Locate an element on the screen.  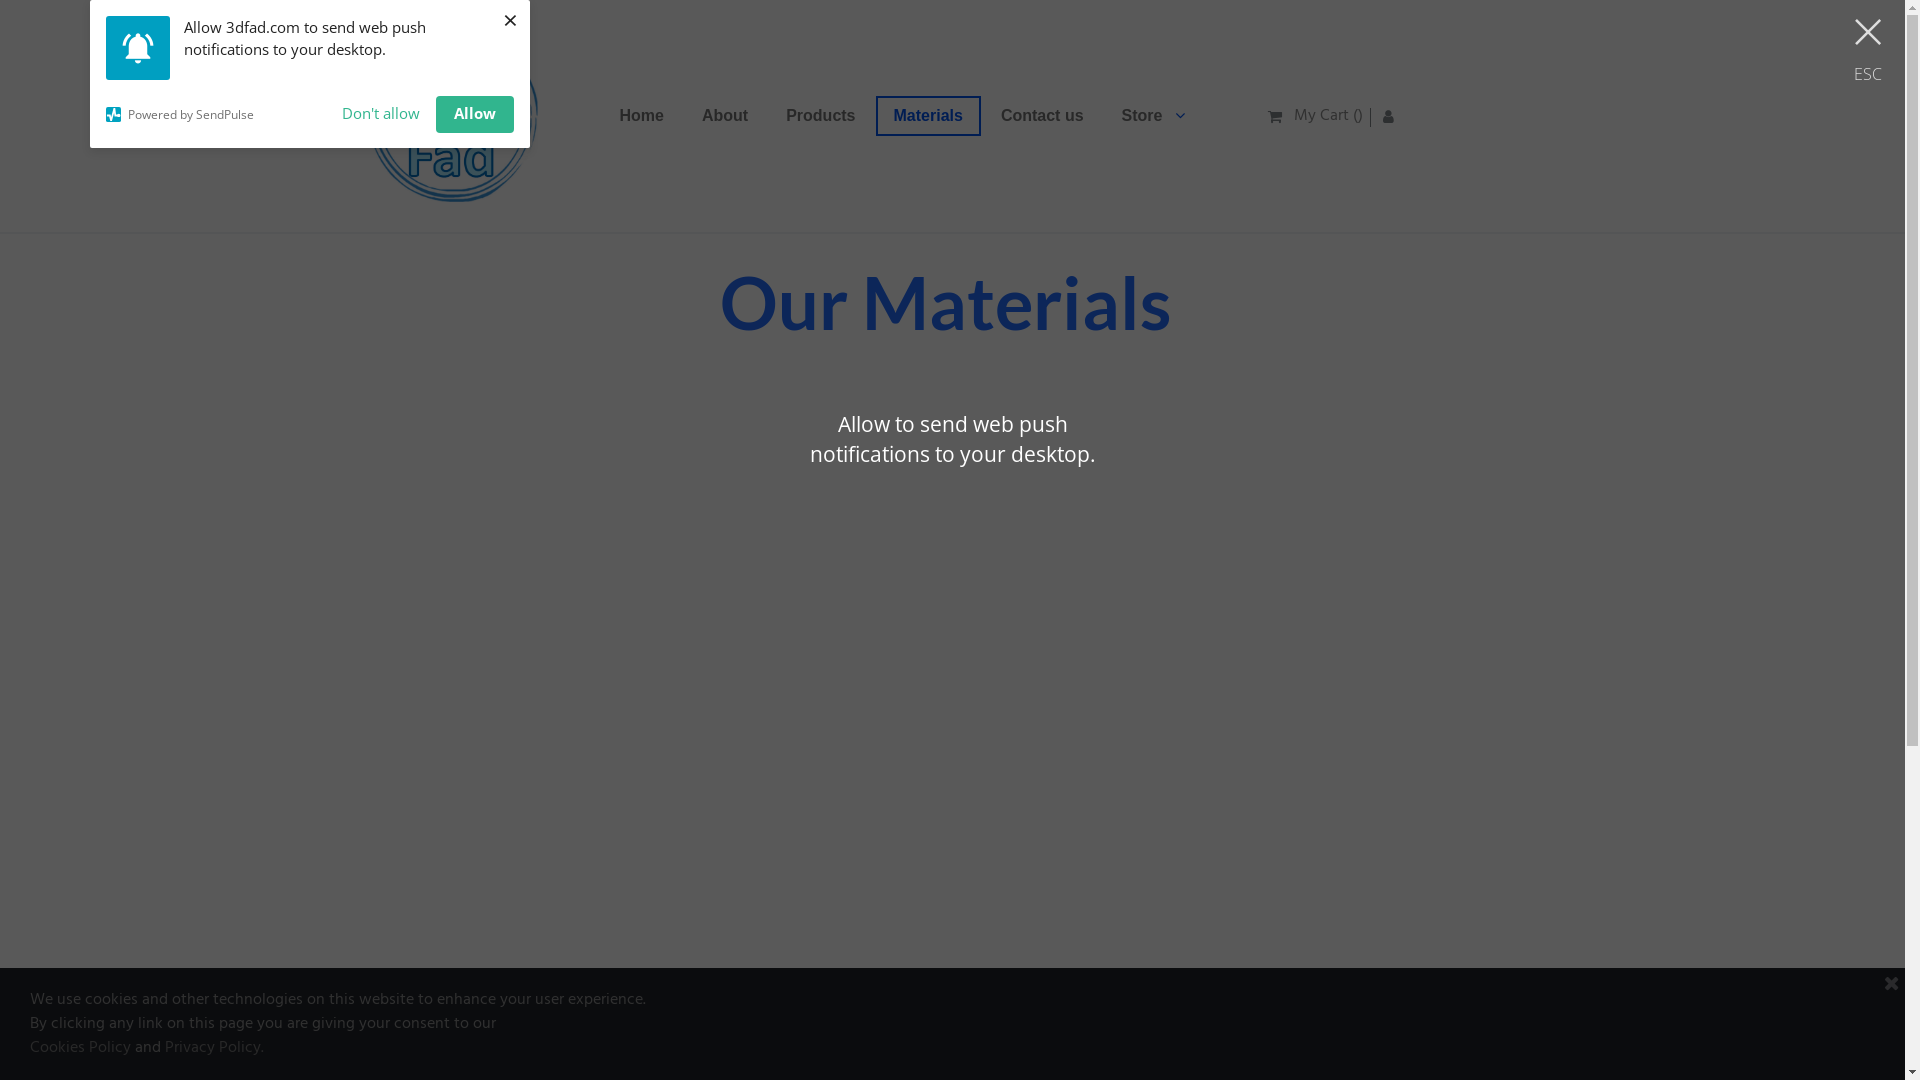
'Store' is located at coordinates (1103, 115).